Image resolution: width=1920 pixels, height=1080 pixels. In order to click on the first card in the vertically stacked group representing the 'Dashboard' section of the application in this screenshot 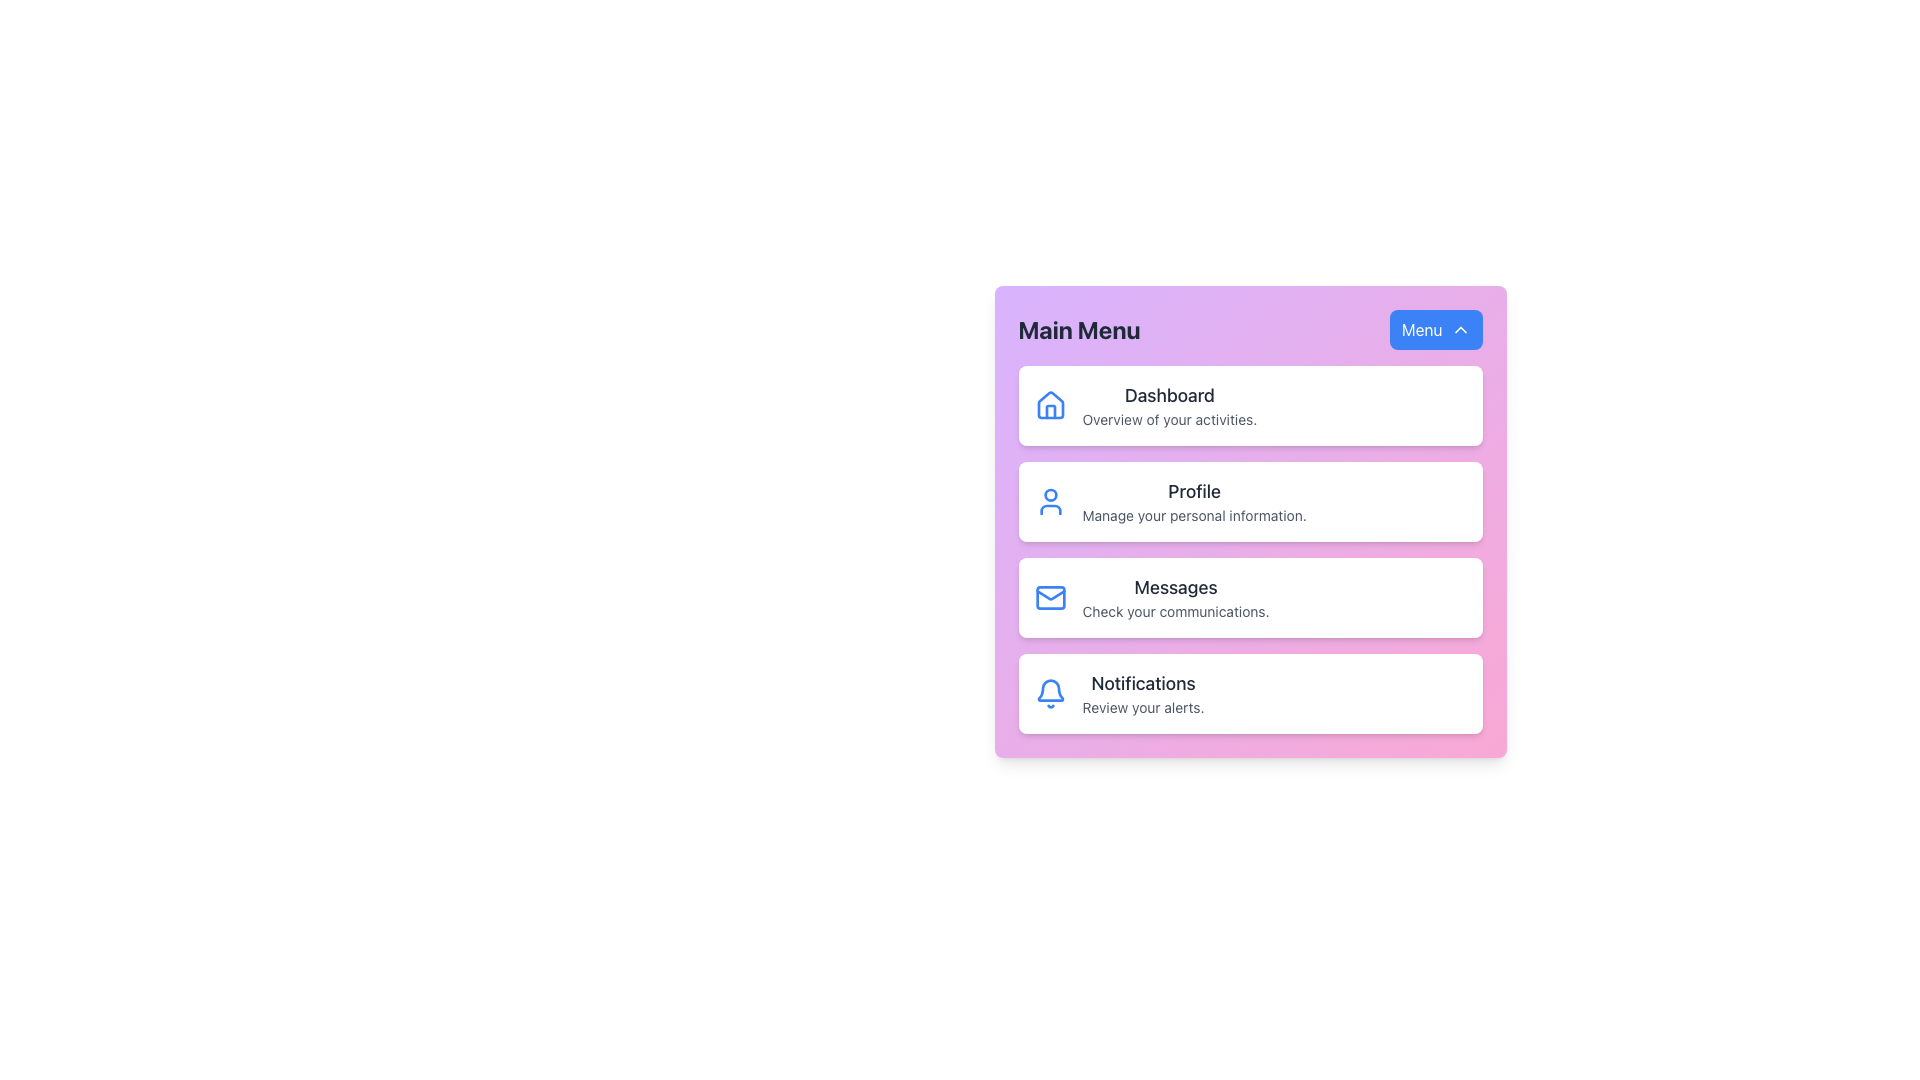, I will do `click(1249, 405)`.